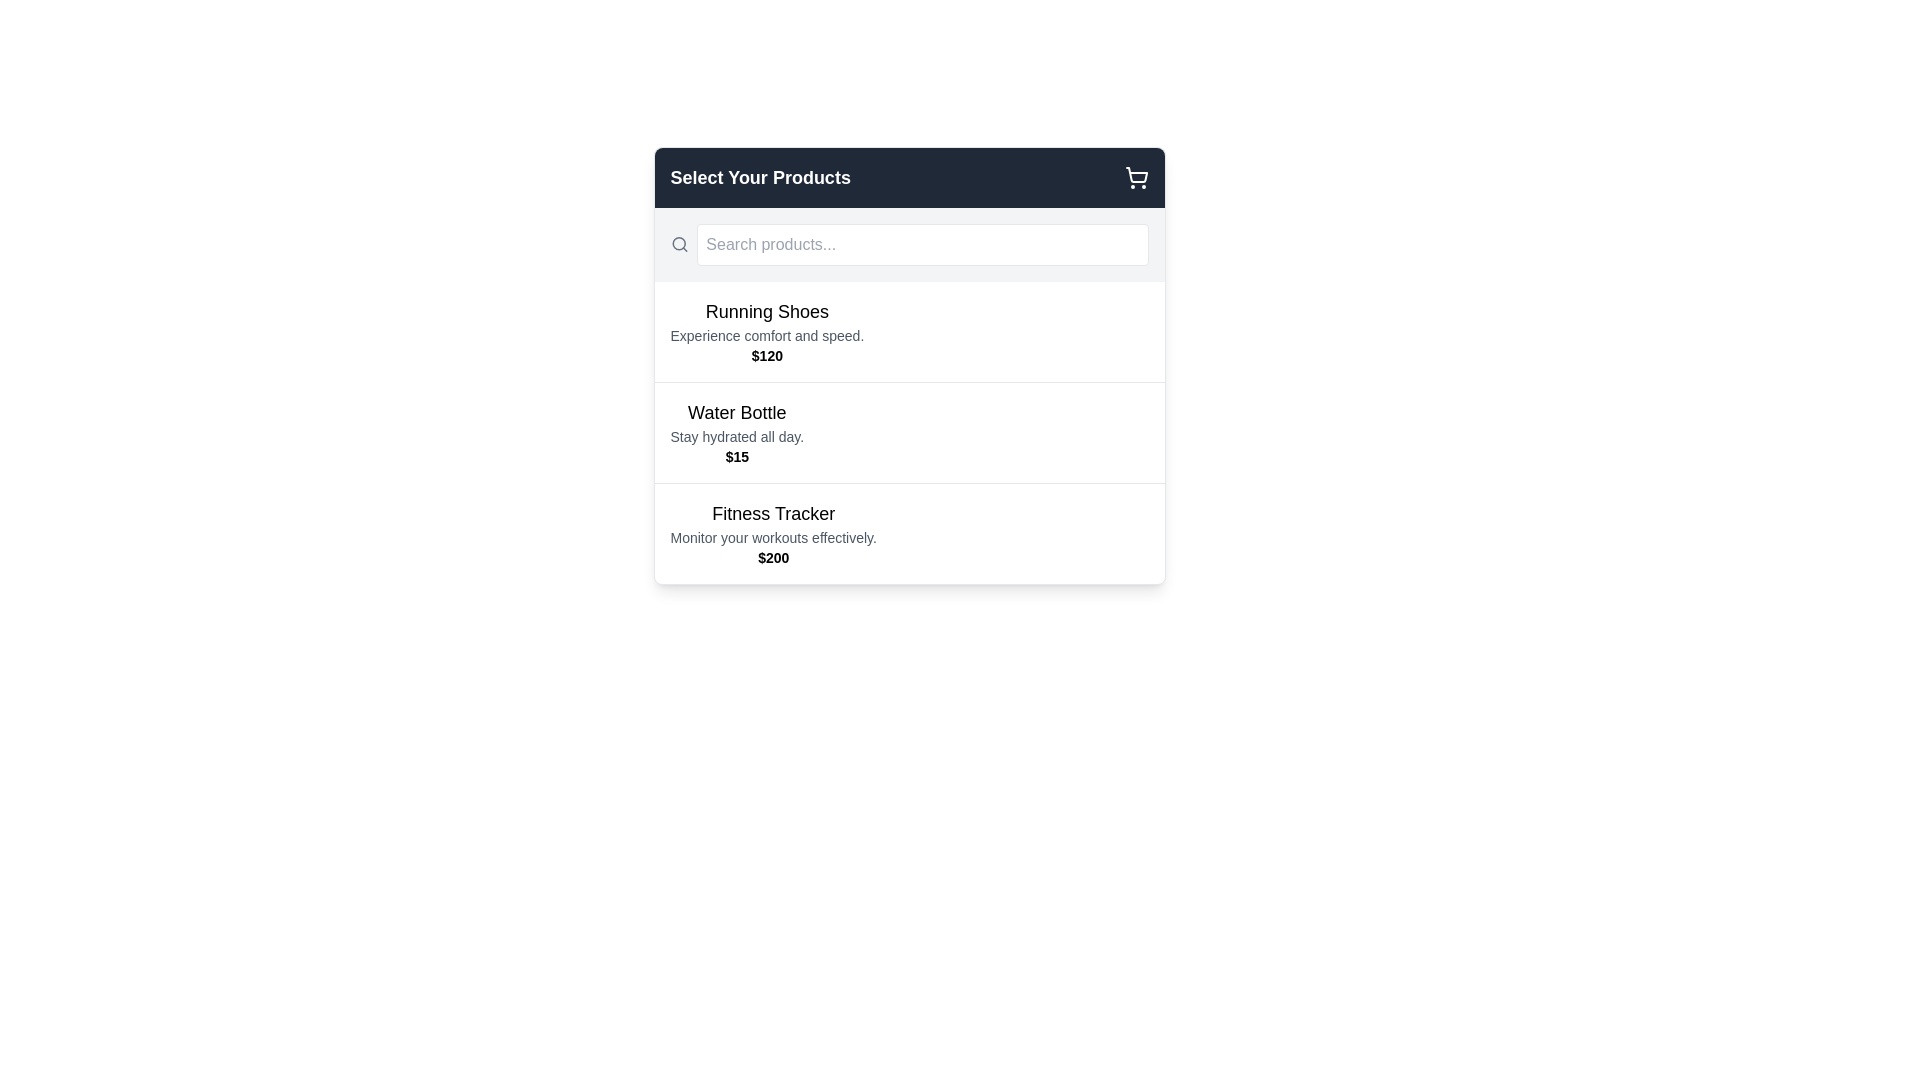 The height and width of the screenshot is (1080, 1920). Describe the element at coordinates (772, 558) in the screenshot. I see `the text label displaying '$200' for the 'Fitness Tracker' product, which is located below the description 'Monitor your workouts effectively.'` at that location.